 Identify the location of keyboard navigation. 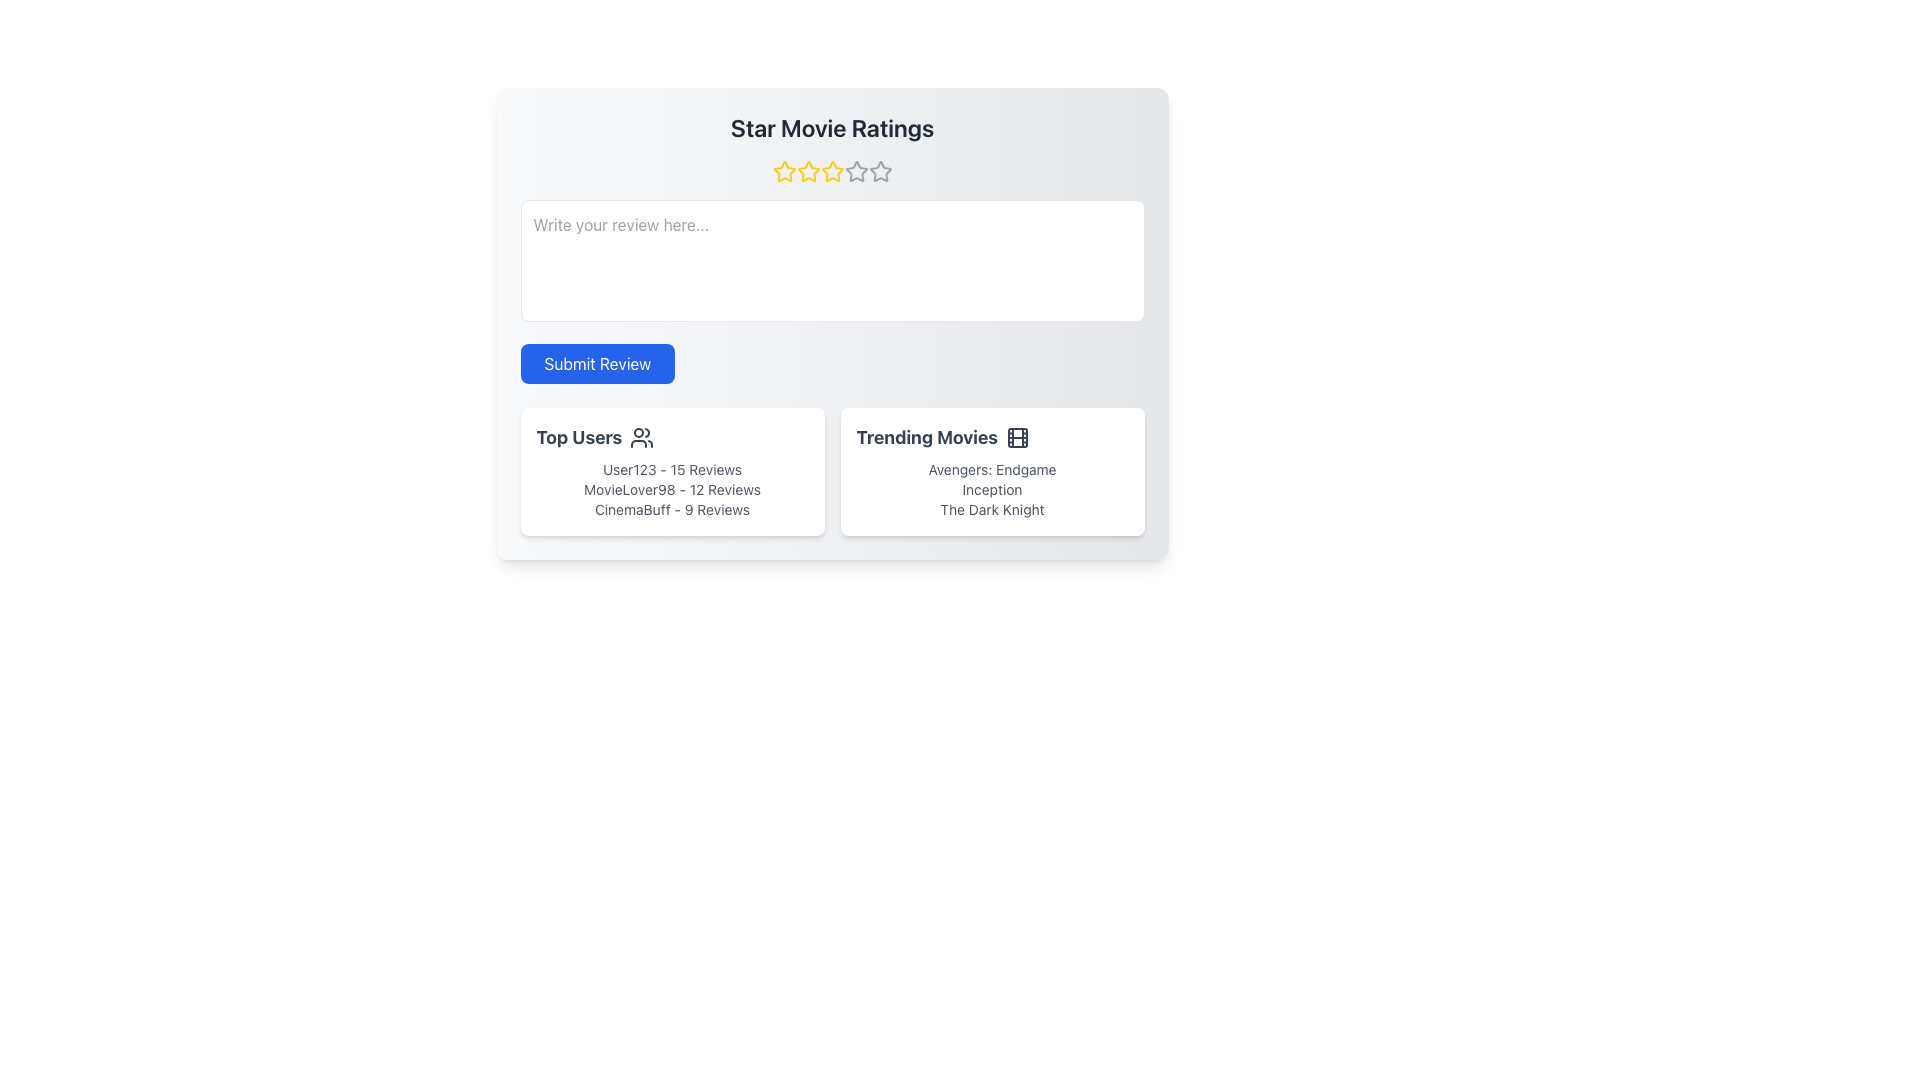
(880, 170).